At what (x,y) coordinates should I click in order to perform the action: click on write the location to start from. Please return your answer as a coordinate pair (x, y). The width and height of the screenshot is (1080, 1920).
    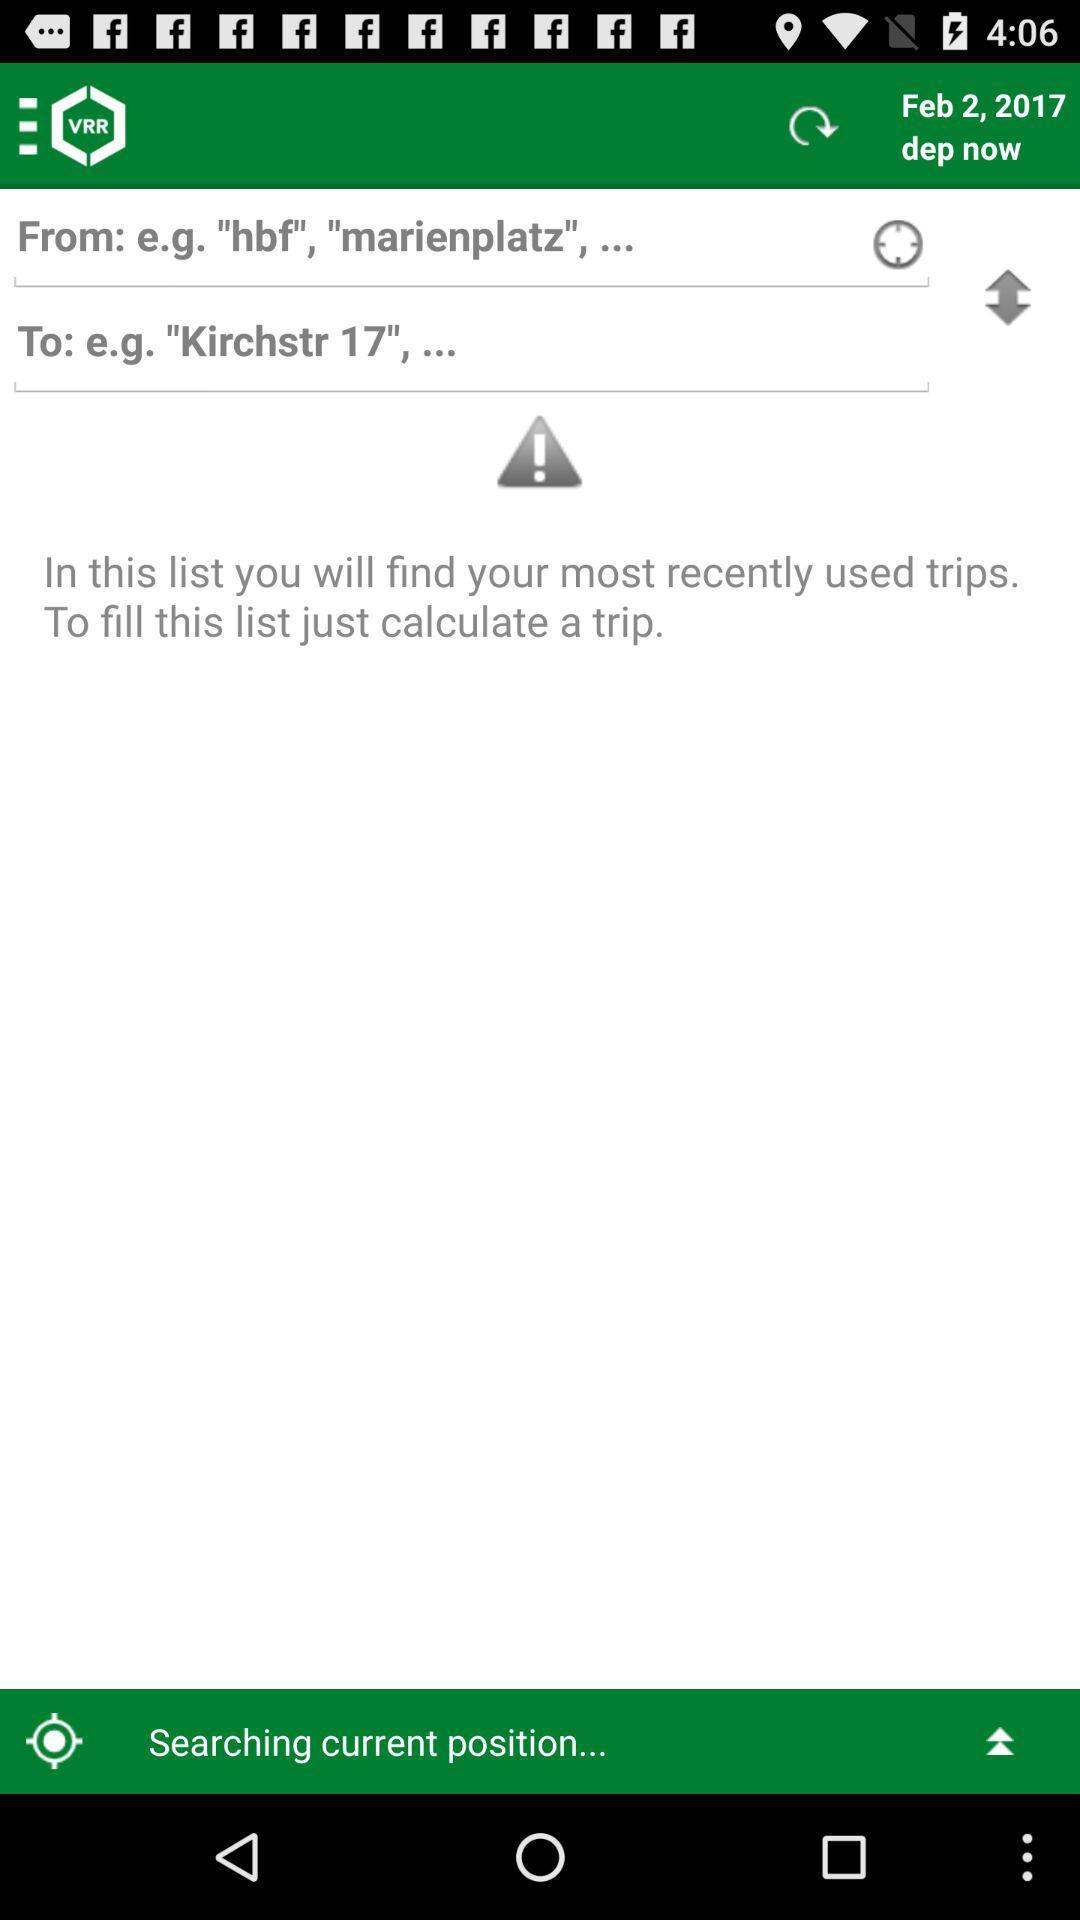
    Looking at the image, I should click on (471, 244).